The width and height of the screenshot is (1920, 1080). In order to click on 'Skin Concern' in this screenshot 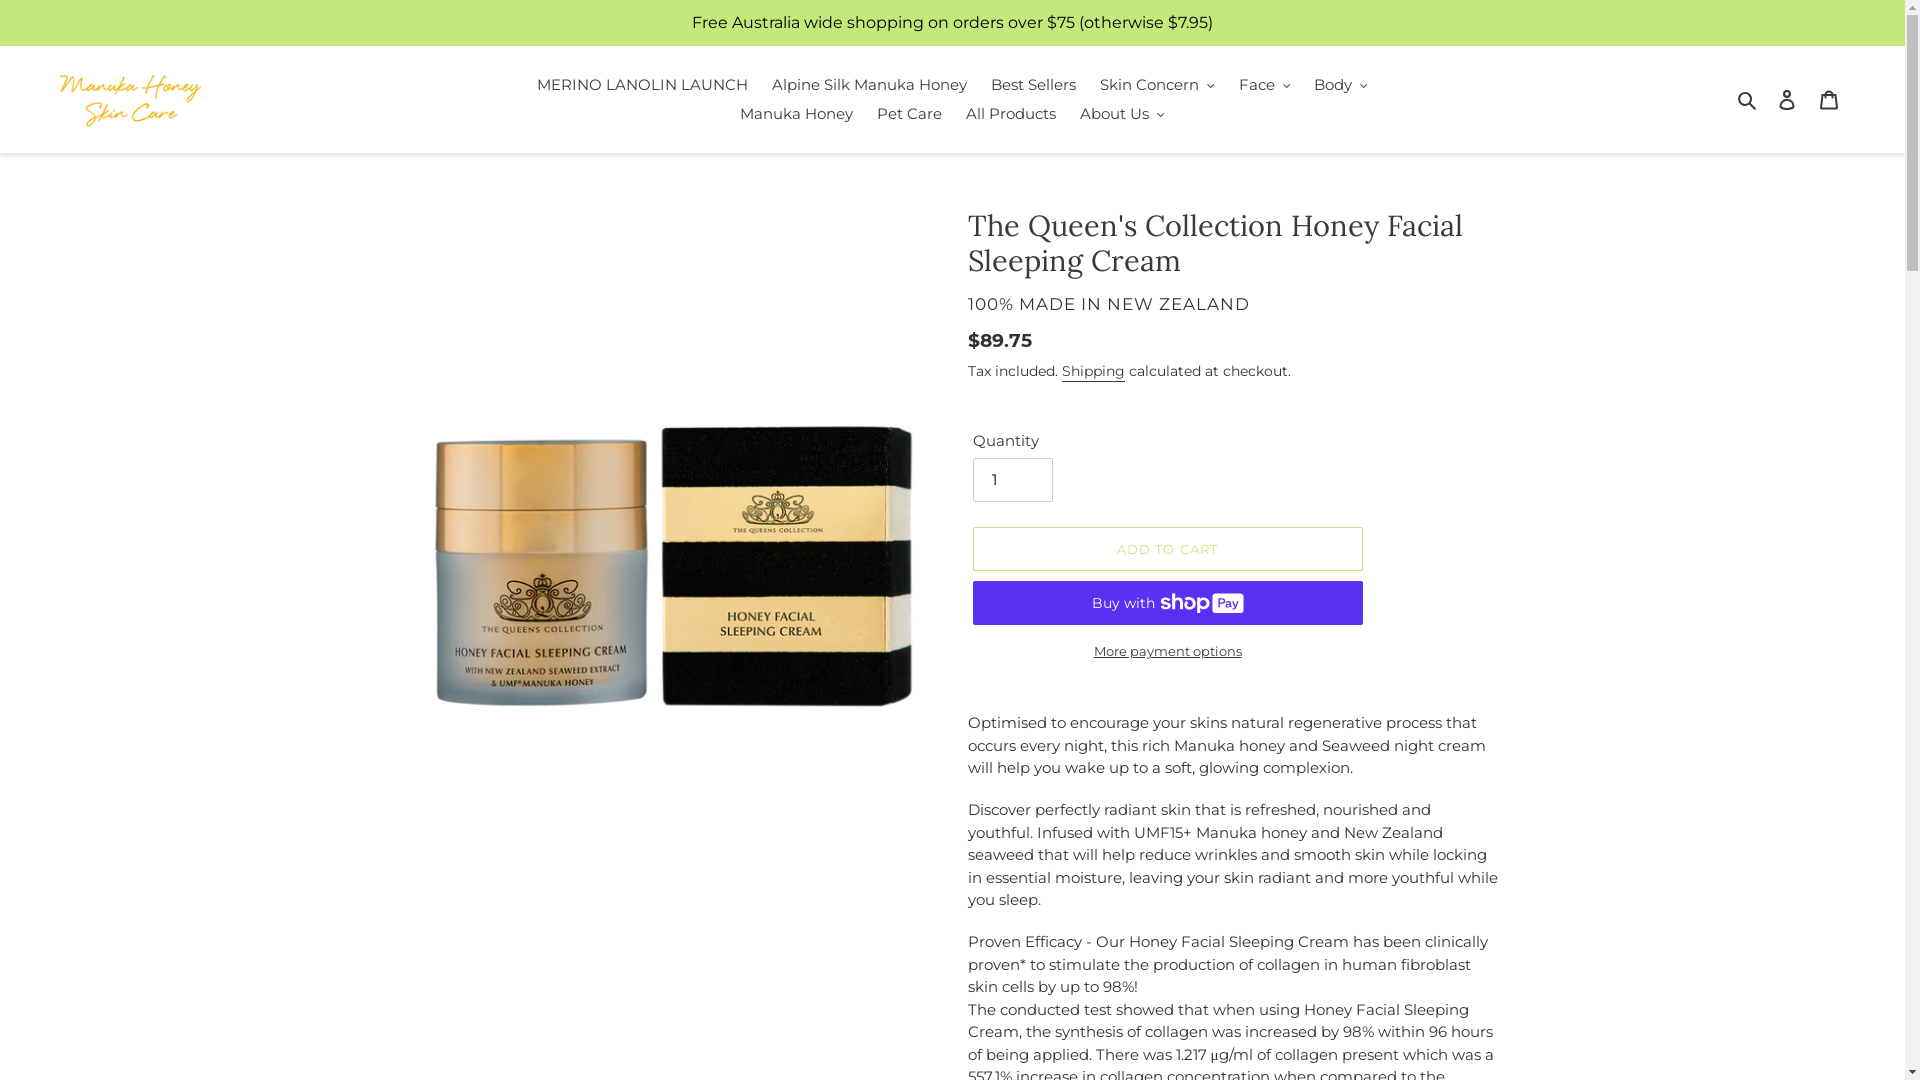, I will do `click(1157, 84)`.